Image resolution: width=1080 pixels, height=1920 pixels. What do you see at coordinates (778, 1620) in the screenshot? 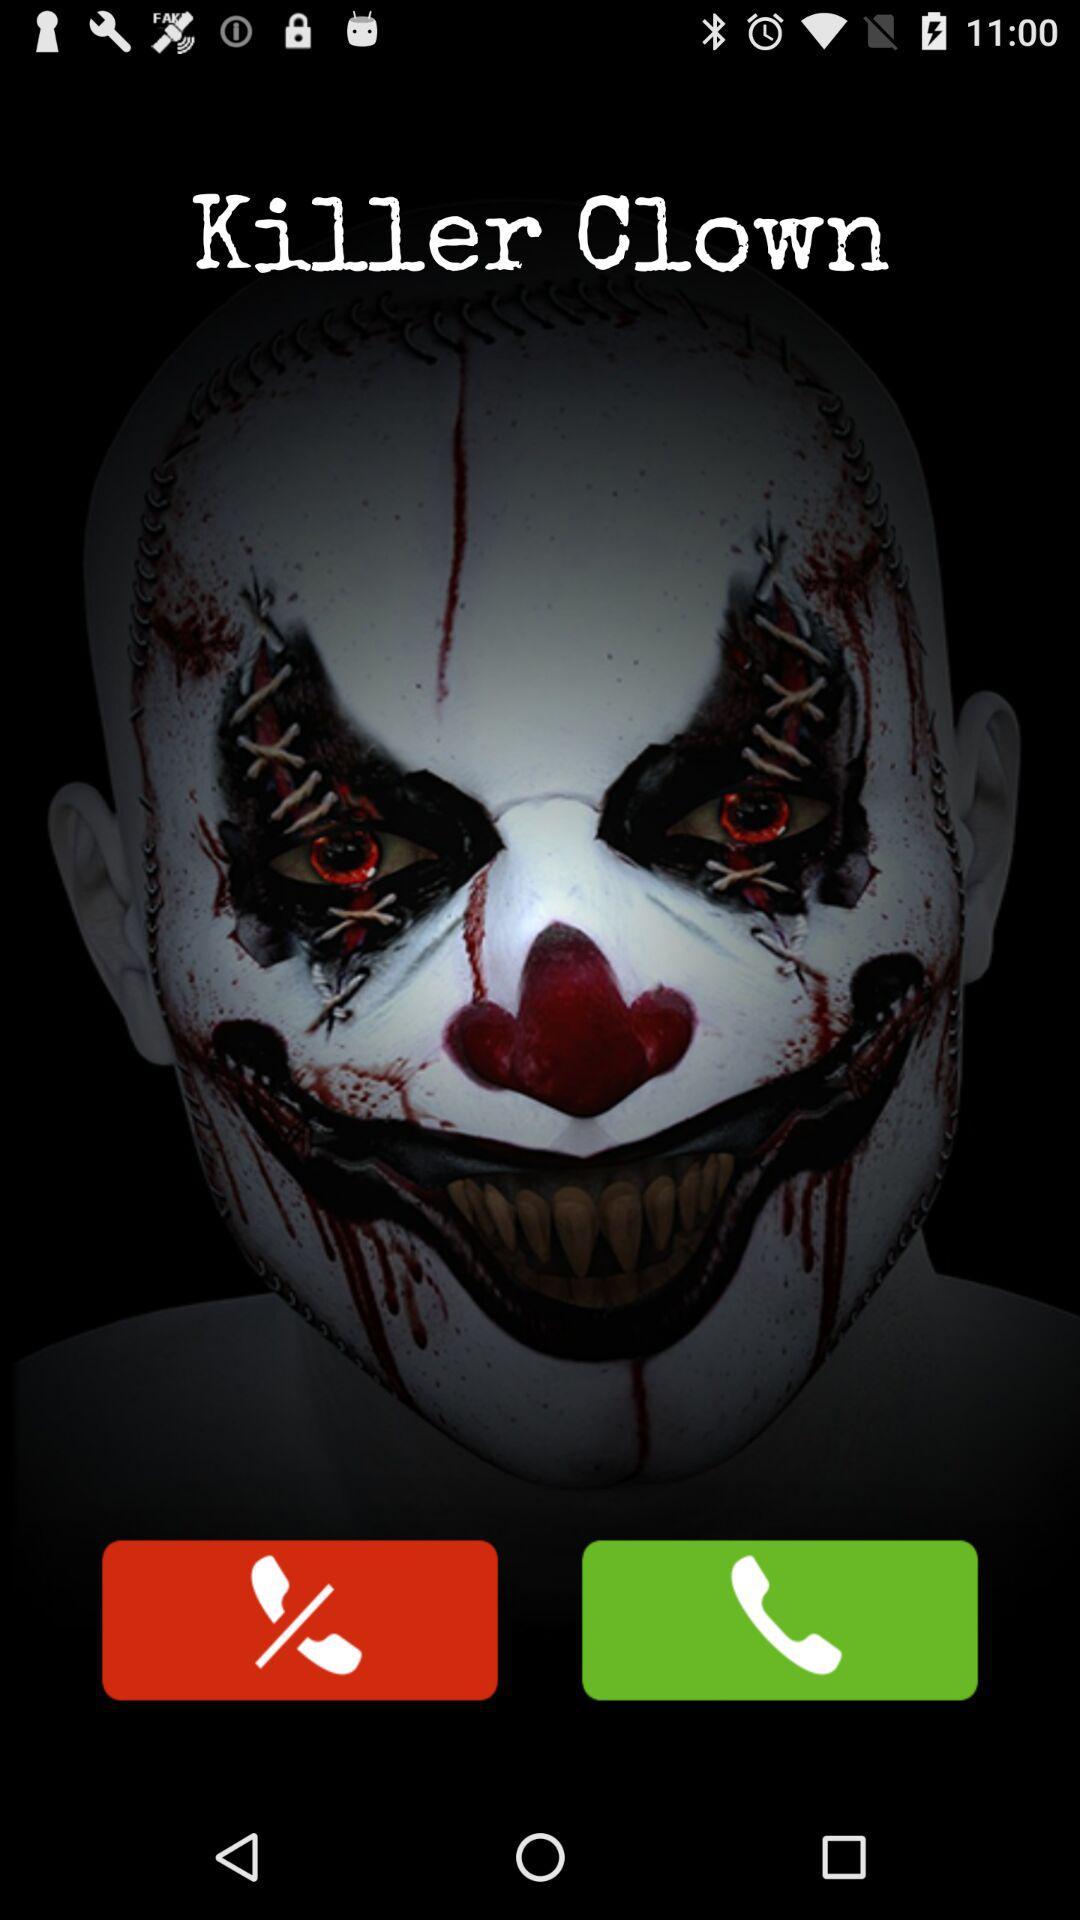
I see `answer call` at bounding box center [778, 1620].